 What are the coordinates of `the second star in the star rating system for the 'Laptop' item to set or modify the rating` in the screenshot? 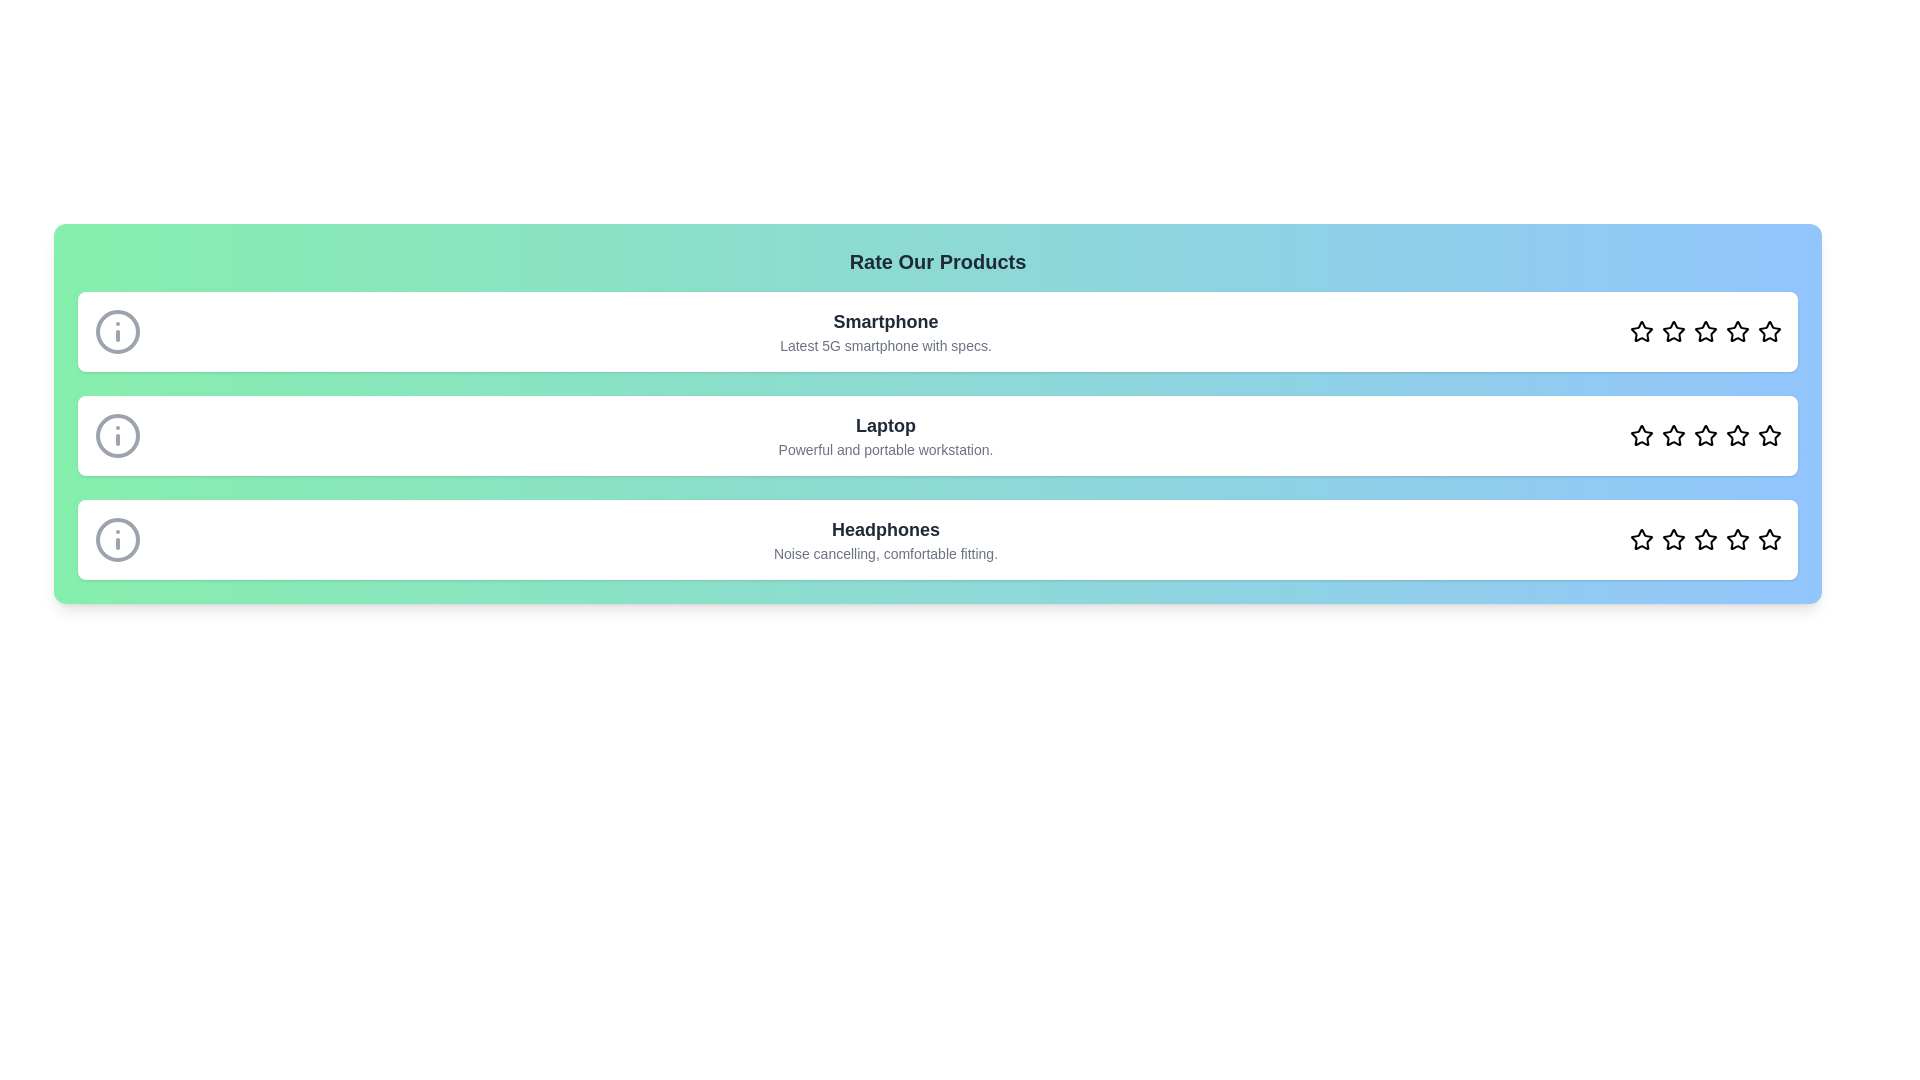 It's located at (1674, 434).